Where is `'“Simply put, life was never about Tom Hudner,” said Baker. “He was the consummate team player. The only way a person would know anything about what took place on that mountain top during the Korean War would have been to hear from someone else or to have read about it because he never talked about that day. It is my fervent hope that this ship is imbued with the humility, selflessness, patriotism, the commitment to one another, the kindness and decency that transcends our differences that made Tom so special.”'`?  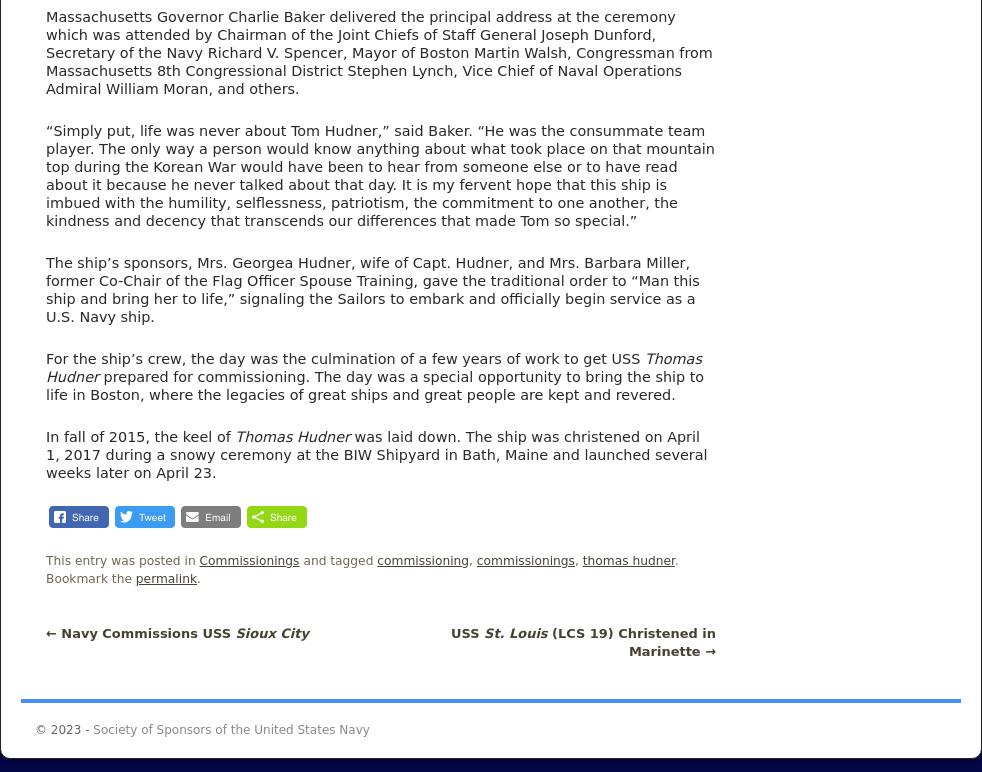
'“Simply put, life was never about Tom Hudner,” said Baker. “He was the consummate team player. The only way a person would know anything about what took place on that mountain top during the Korean War would have been to hear from someone else or to have read about it because he never talked about that day. It is my fervent hope that this ship is imbued with the humility, selflessness, patriotism, the commitment to one another, the kindness and decency that transcends our differences that made Tom so special.”' is located at coordinates (44, 174).